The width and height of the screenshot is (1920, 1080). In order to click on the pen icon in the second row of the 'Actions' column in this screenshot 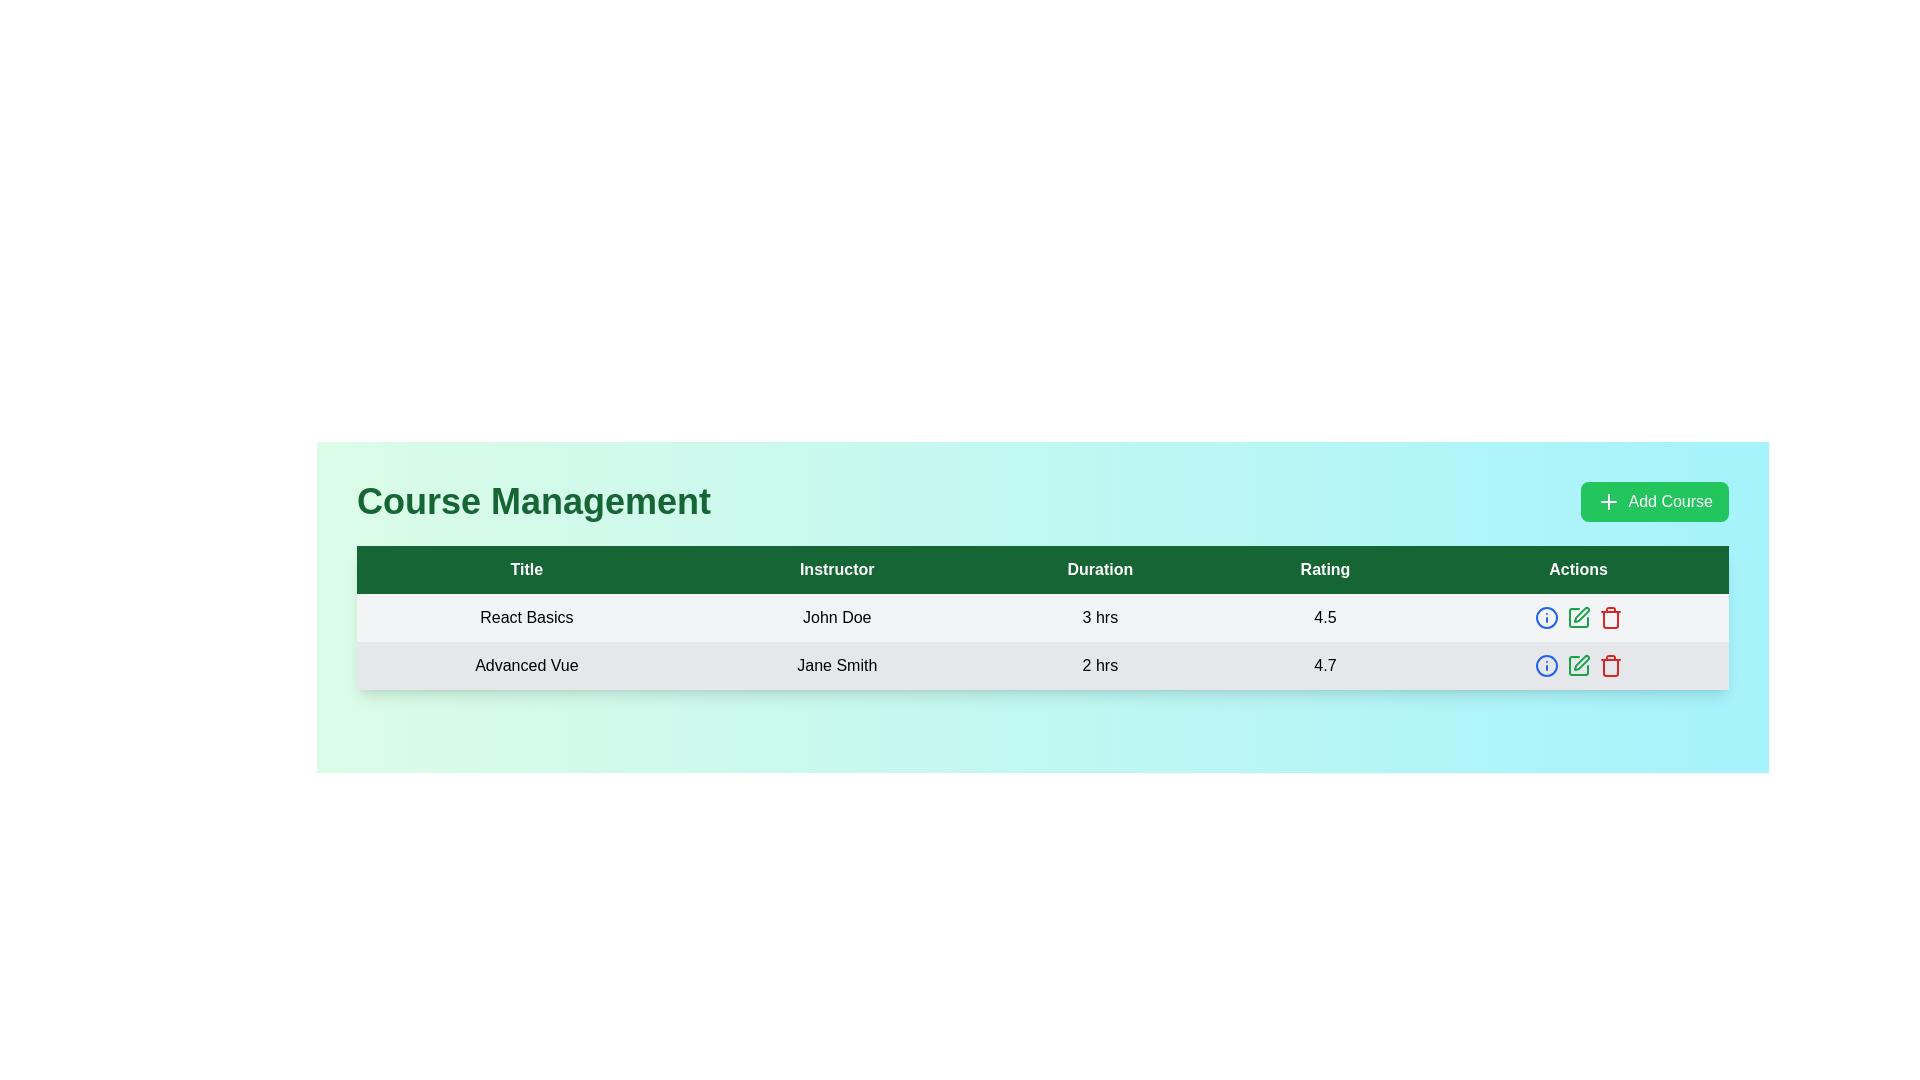, I will do `click(1577, 616)`.